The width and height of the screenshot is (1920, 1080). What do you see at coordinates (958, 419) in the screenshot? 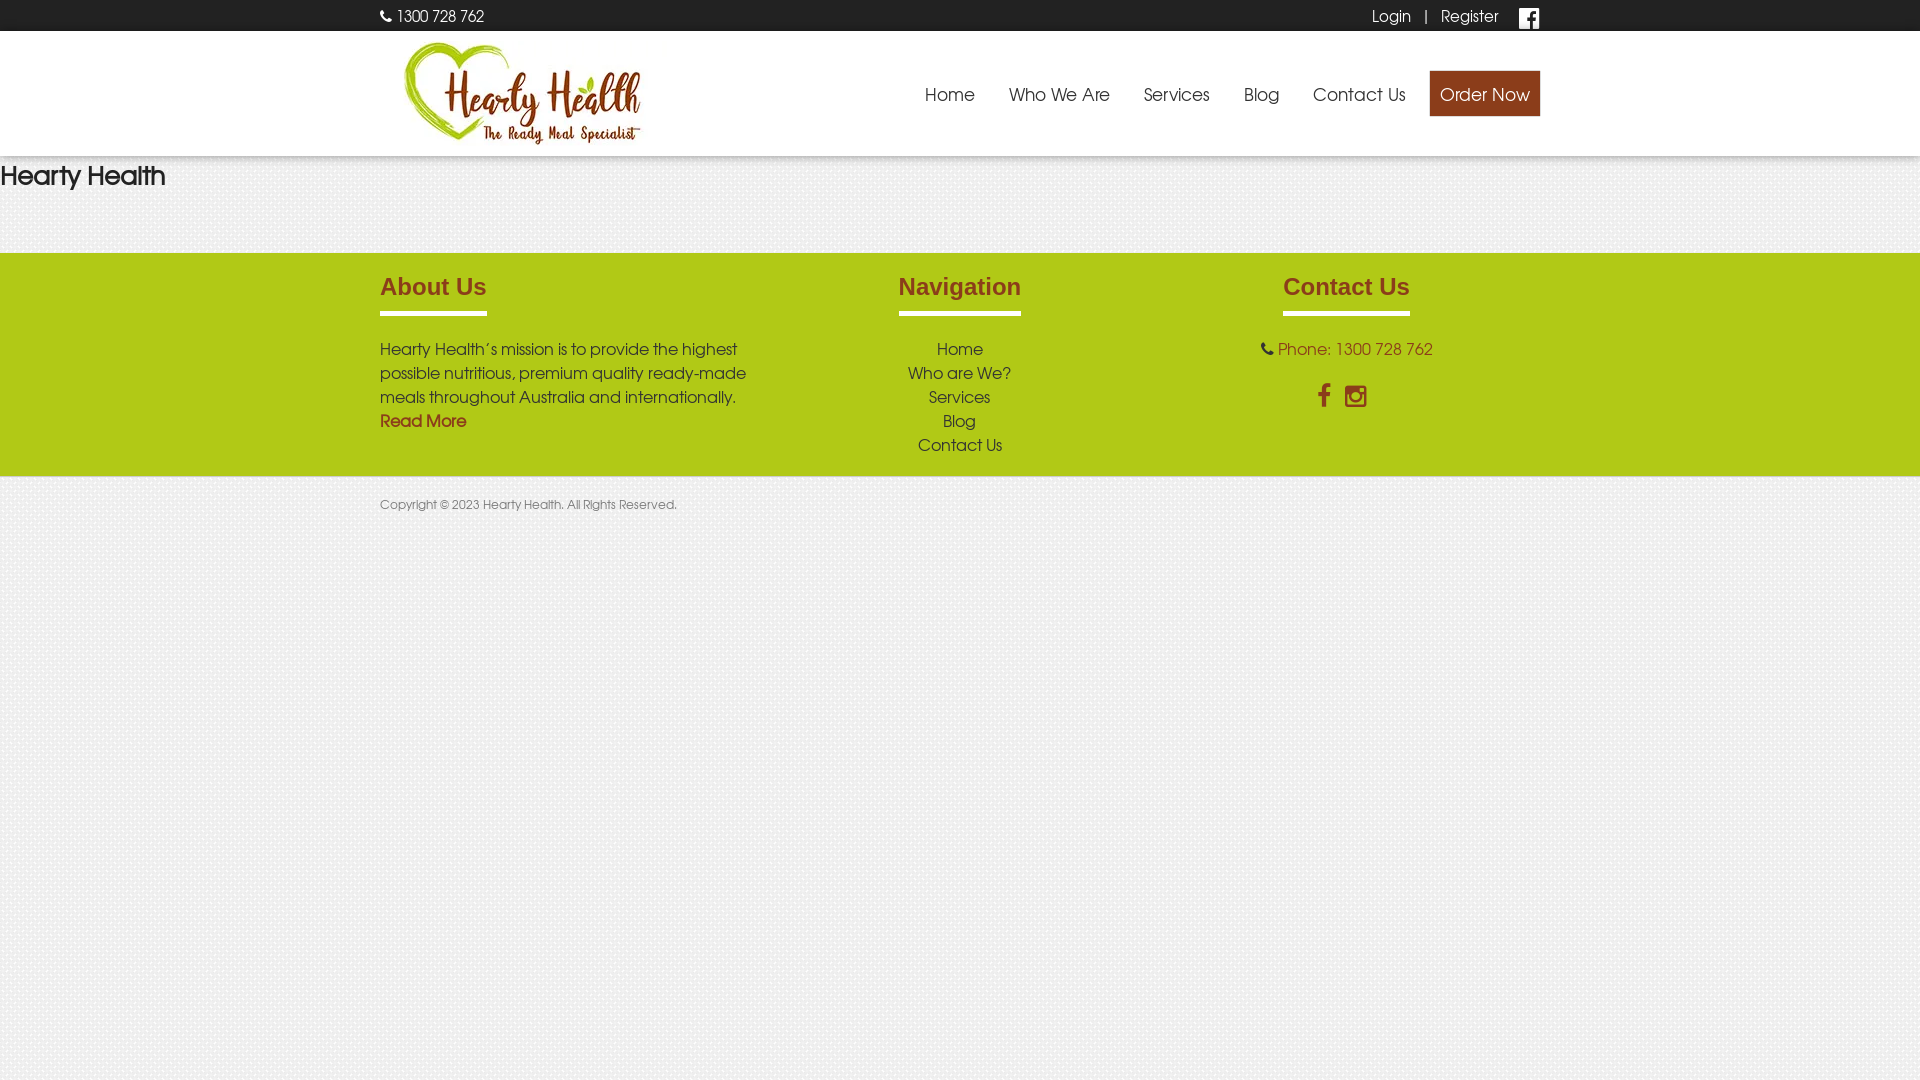
I see `'Blog'` at bounding box center [958, 419].